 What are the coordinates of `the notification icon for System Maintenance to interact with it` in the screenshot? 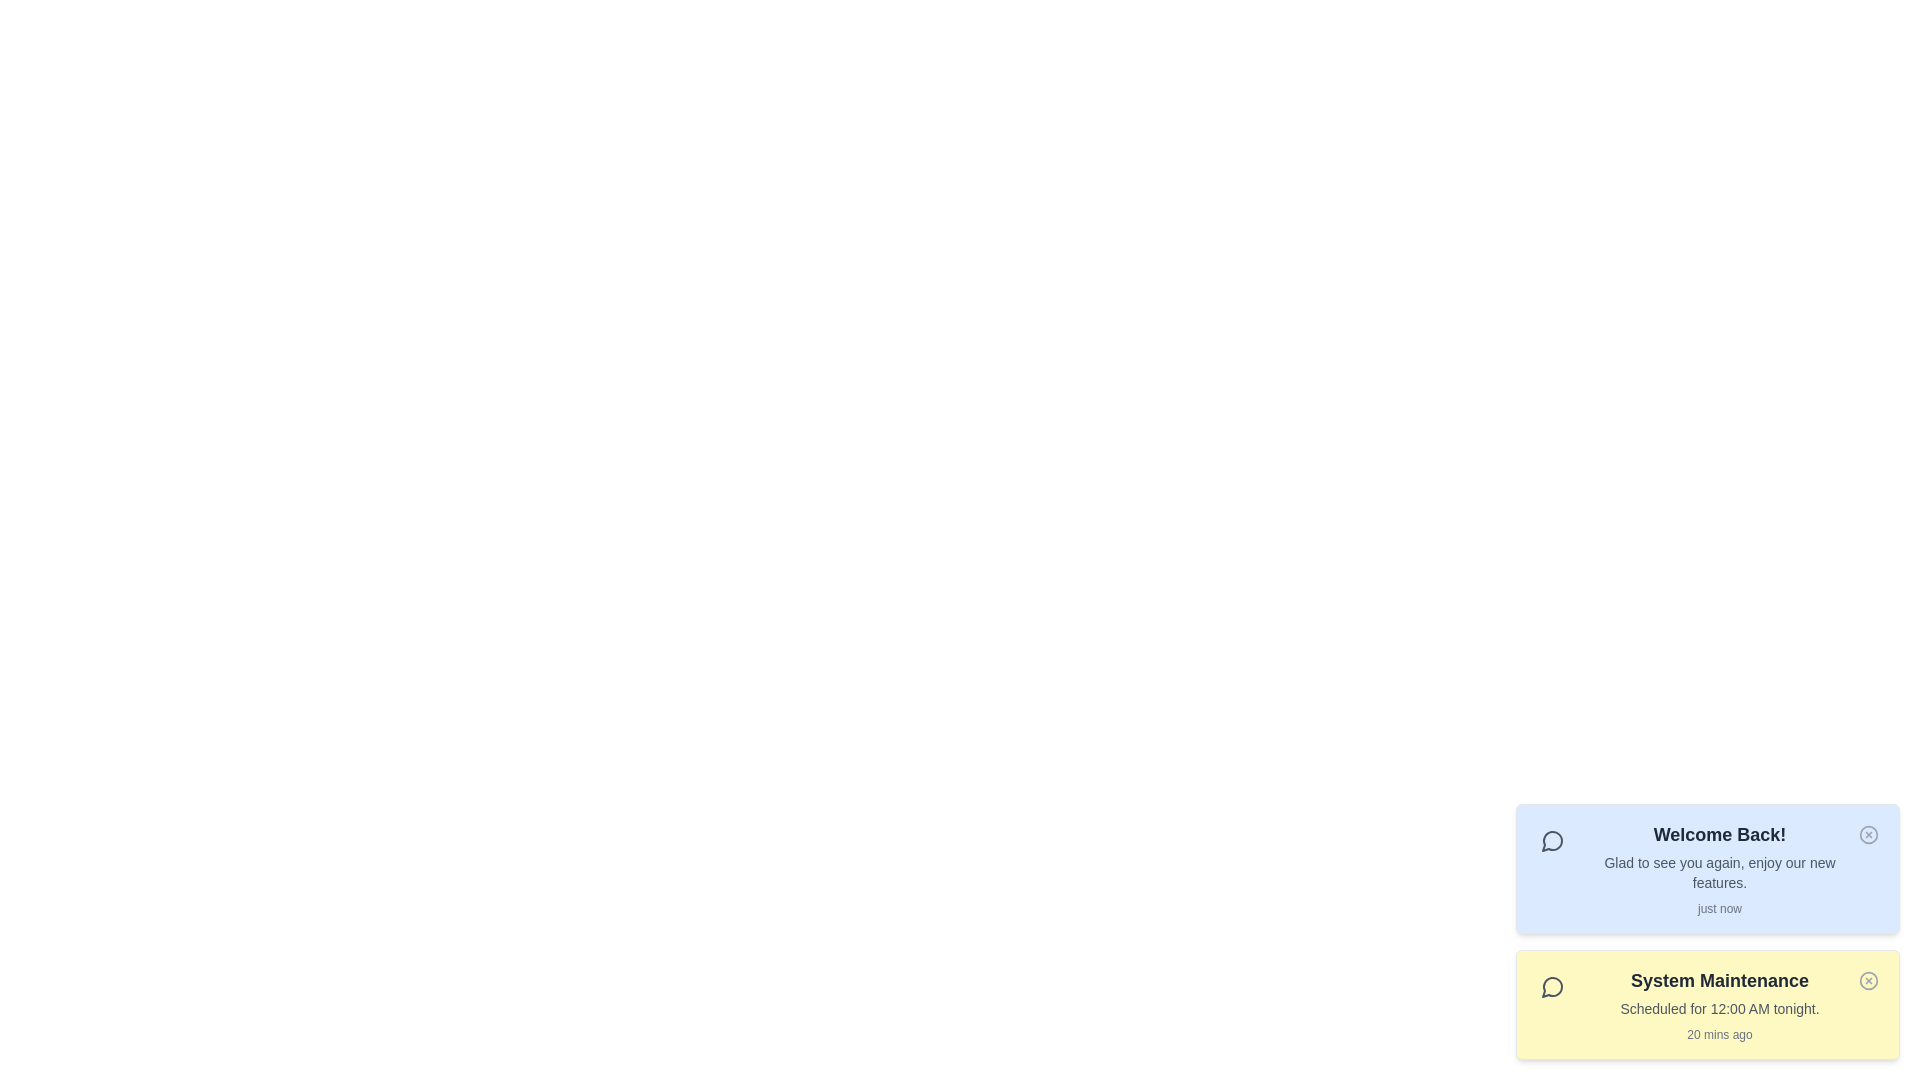 It's located at (1867, 979).